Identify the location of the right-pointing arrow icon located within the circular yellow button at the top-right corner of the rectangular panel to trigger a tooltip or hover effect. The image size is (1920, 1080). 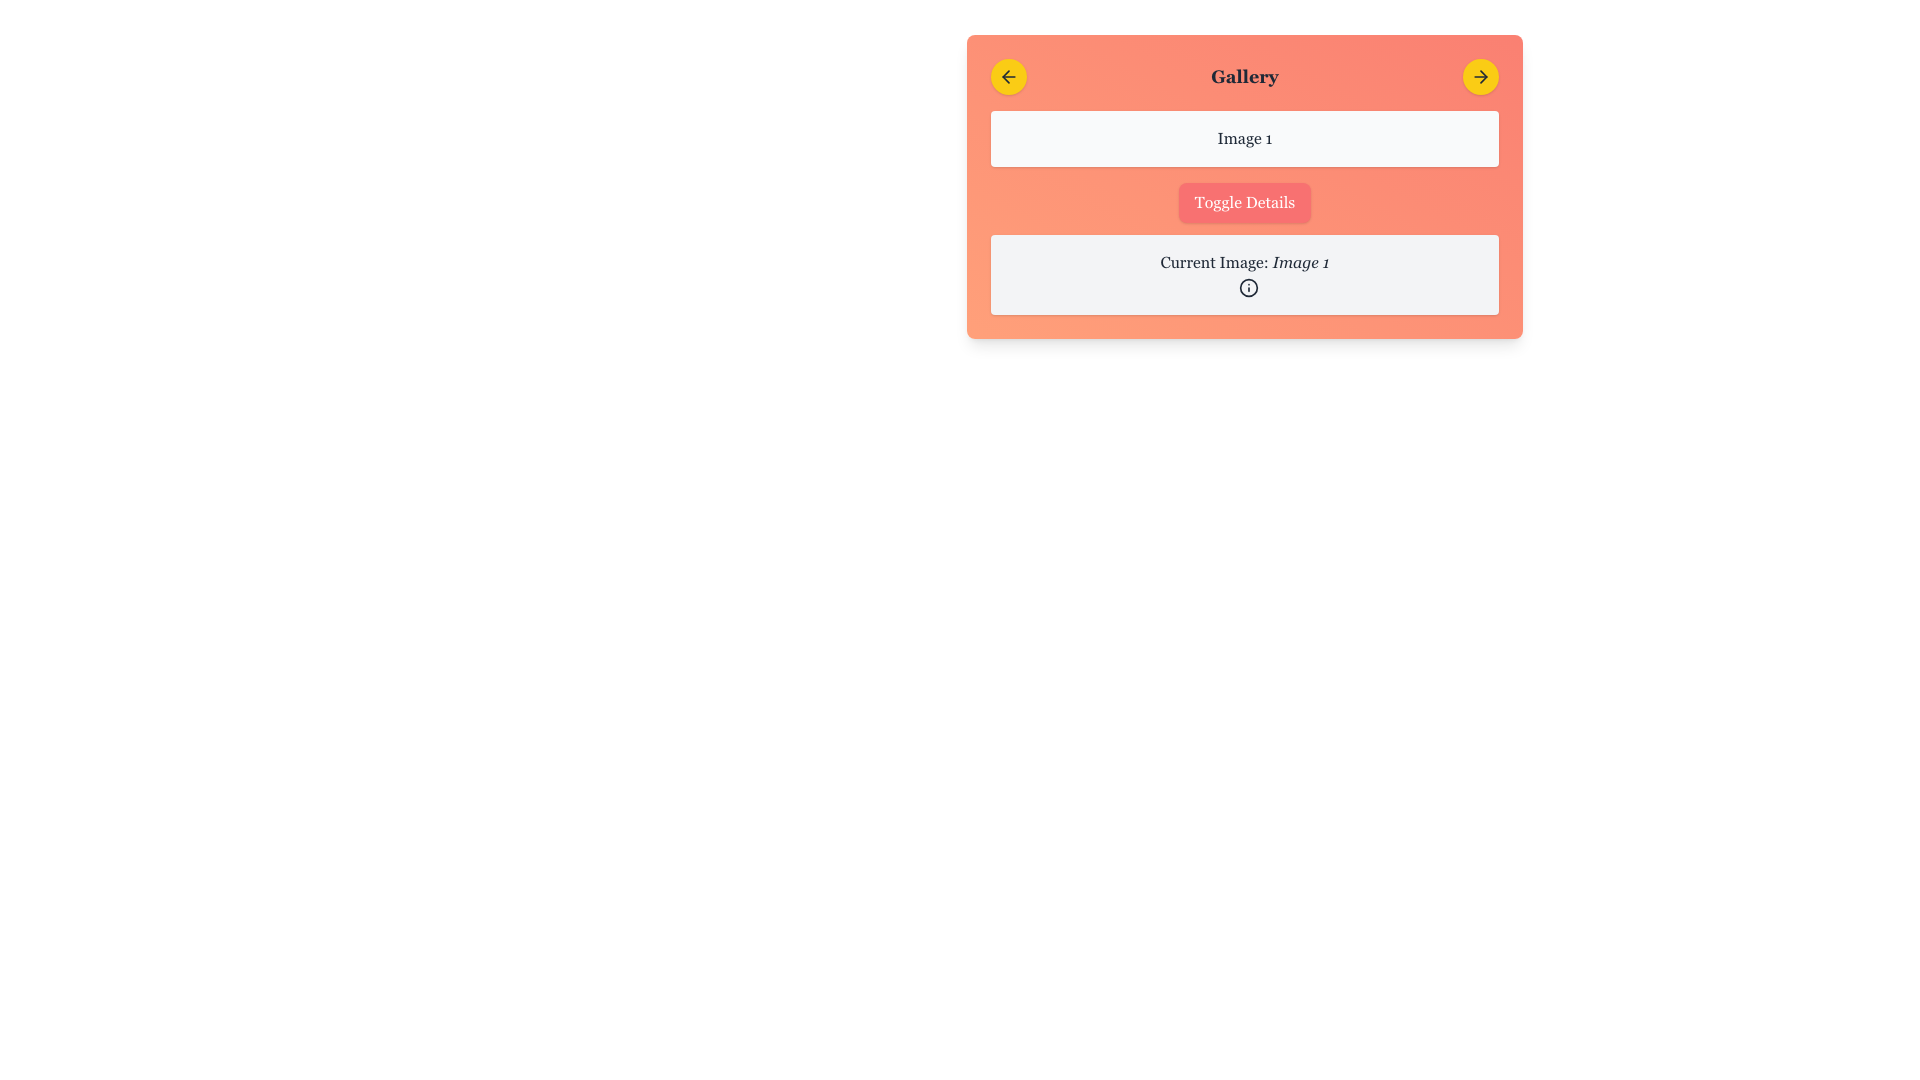
(1480, 76).